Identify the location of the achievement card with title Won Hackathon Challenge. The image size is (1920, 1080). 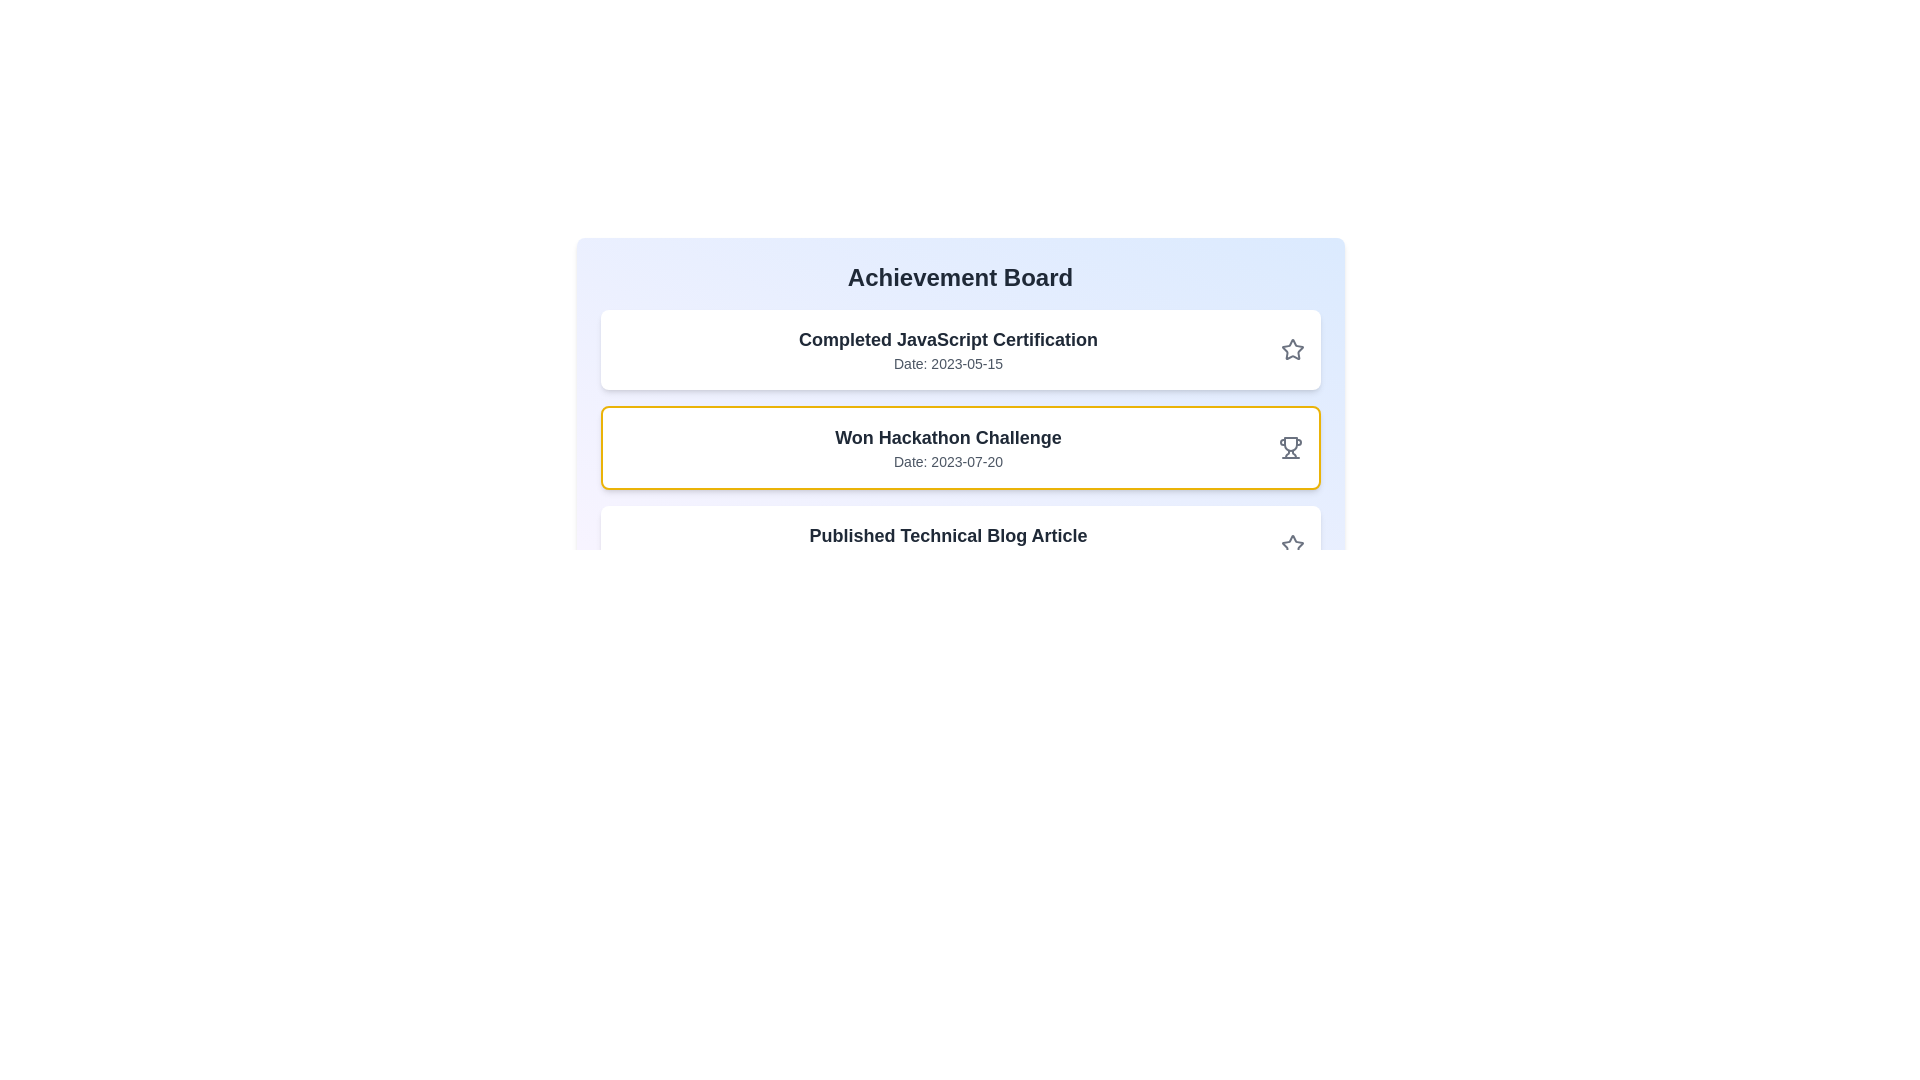
(960, 446).